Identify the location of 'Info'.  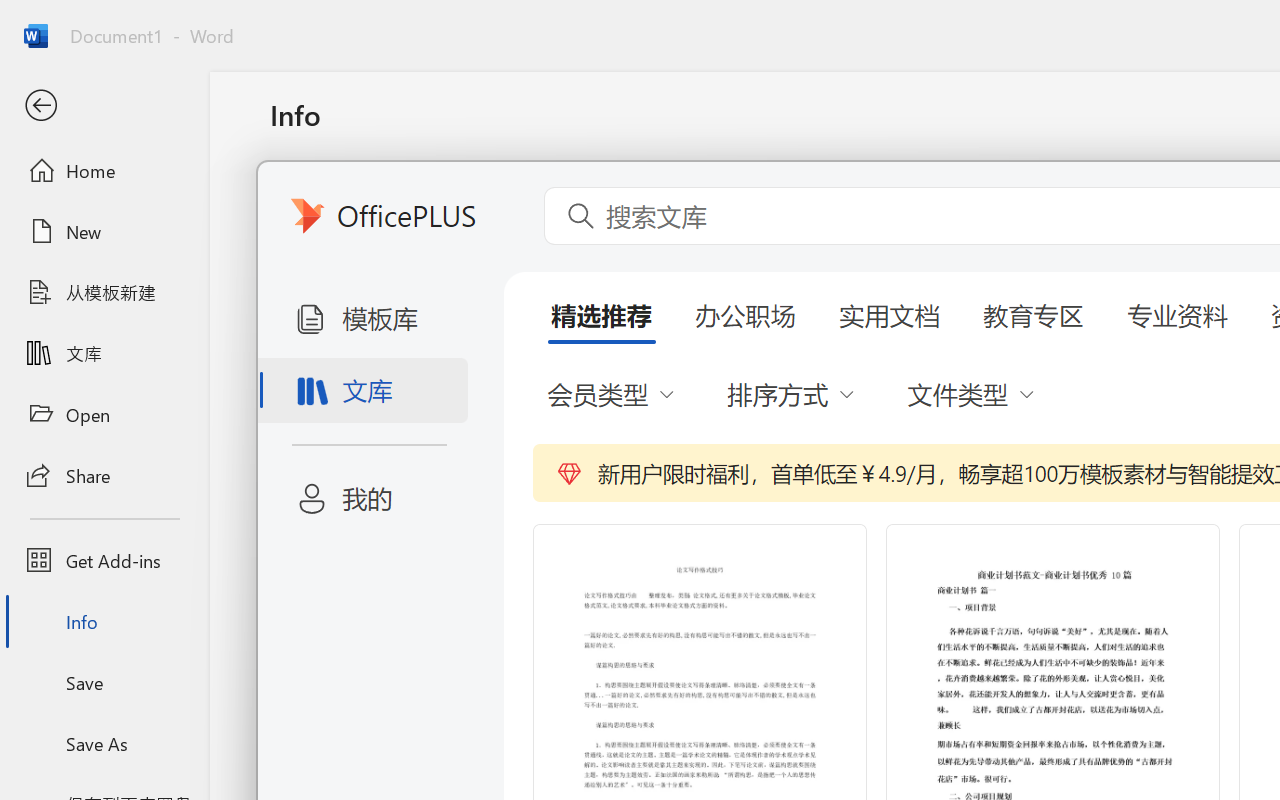
(103, 621).